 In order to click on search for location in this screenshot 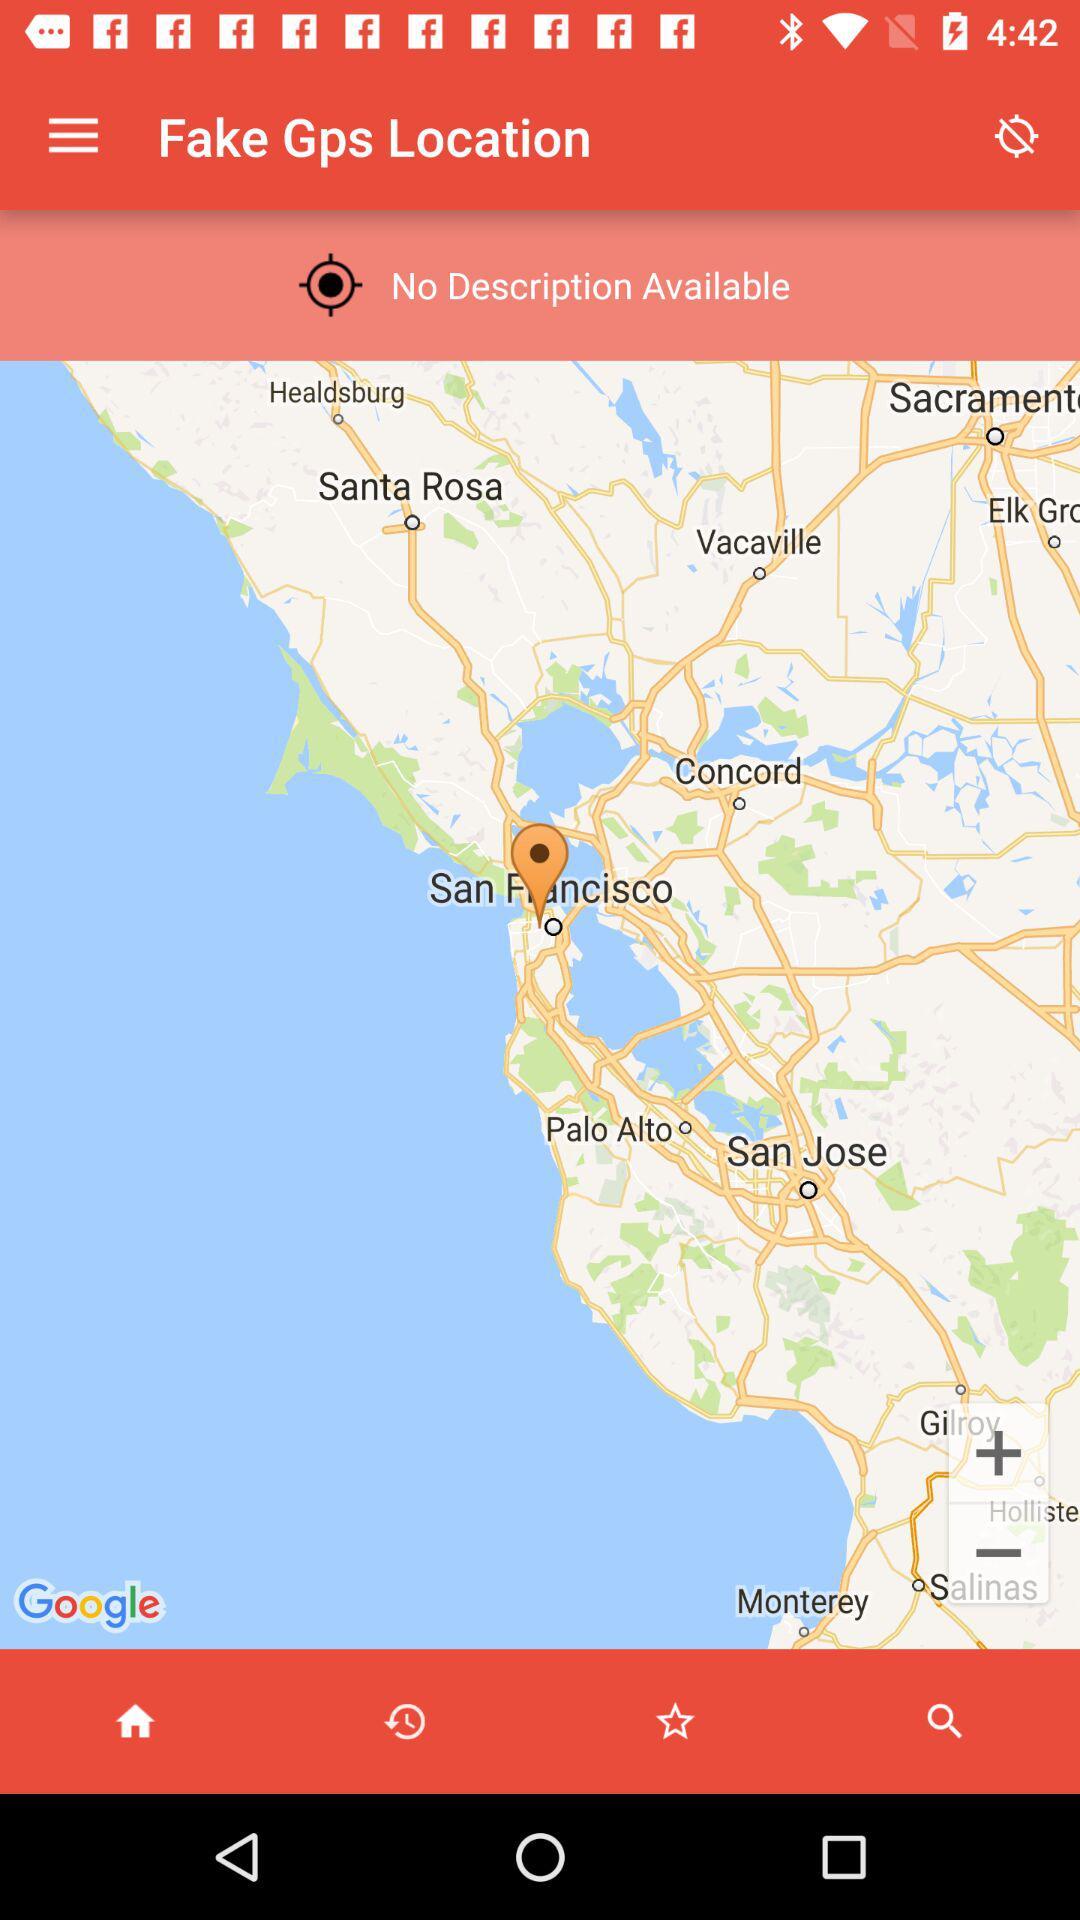, I will do `click(945, 1720)`.